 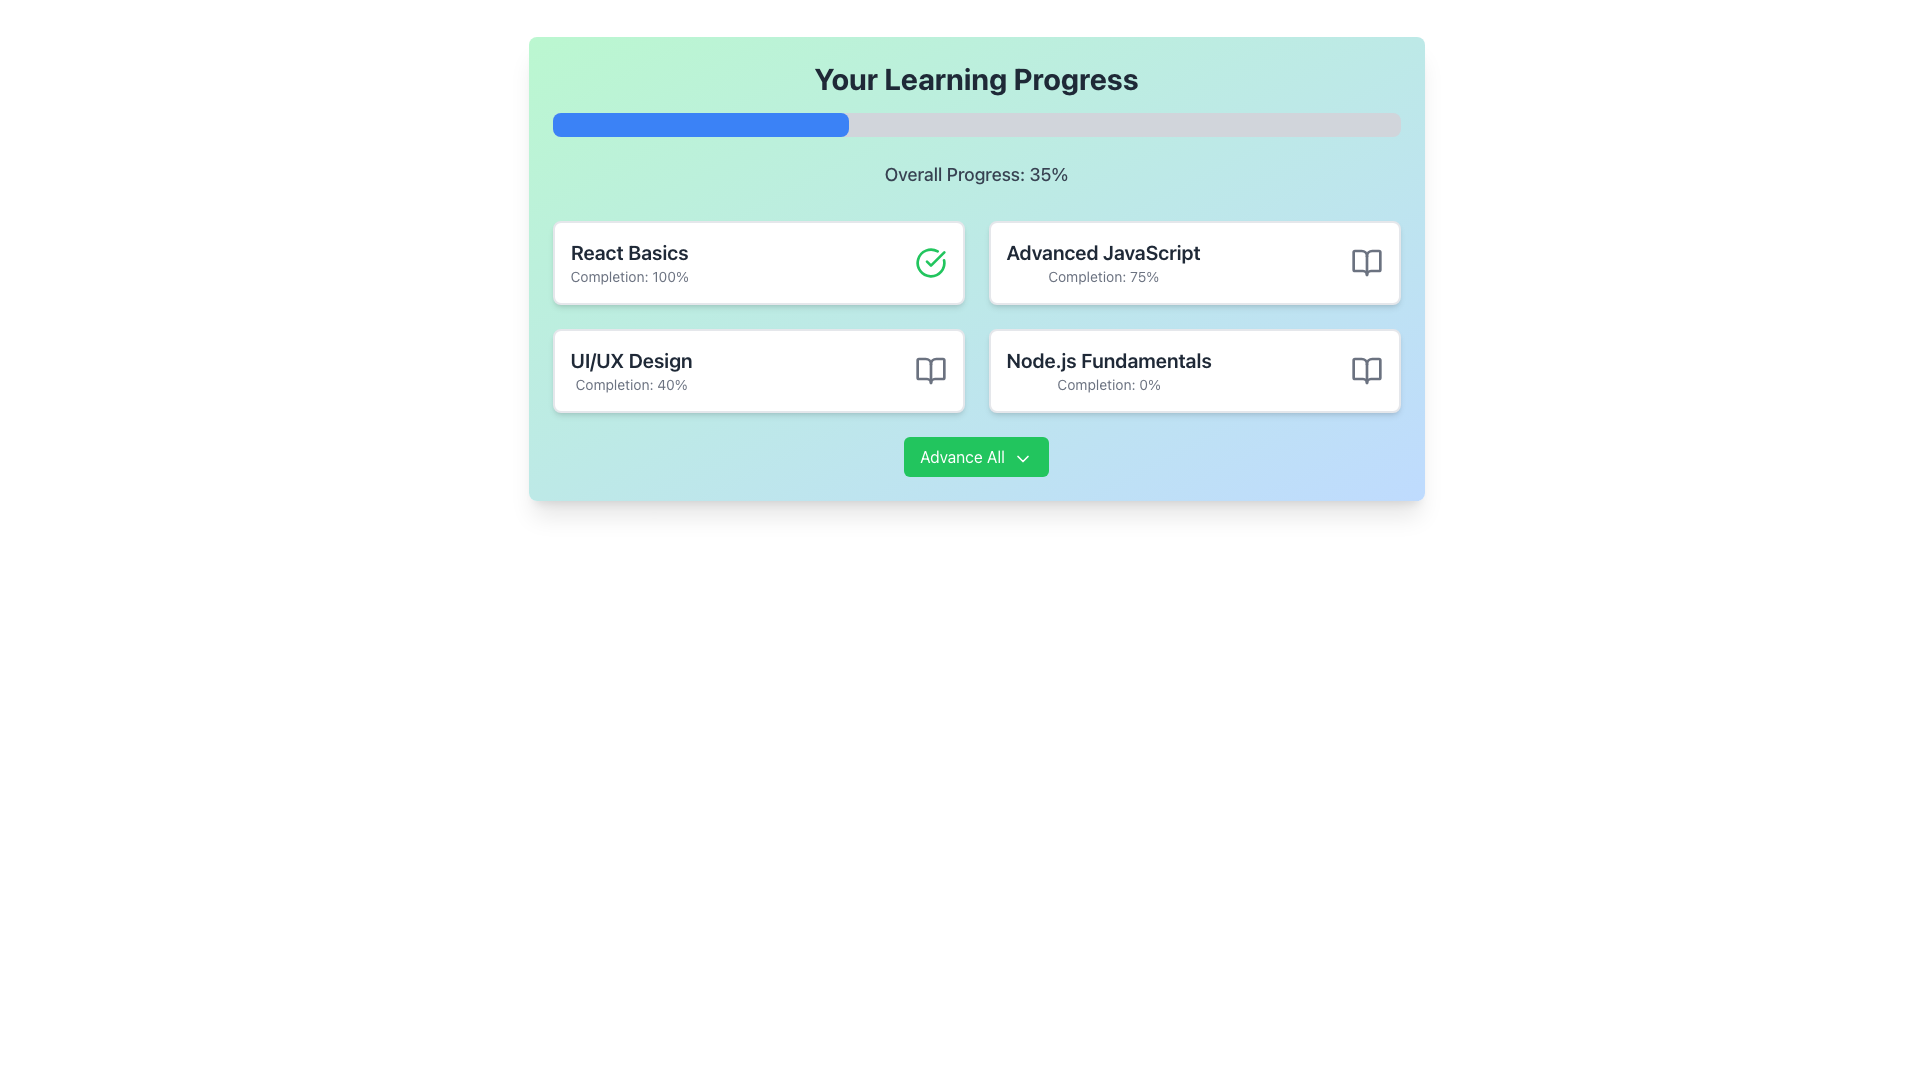 What do you see at coordinates (628, 277) in the screenshot?
I see `completion percentage text label for the 'React Basics' course, which is located directly underneath the 'React Basics' heading and aligned to the left within its card component` at bounding box center [628, 277].